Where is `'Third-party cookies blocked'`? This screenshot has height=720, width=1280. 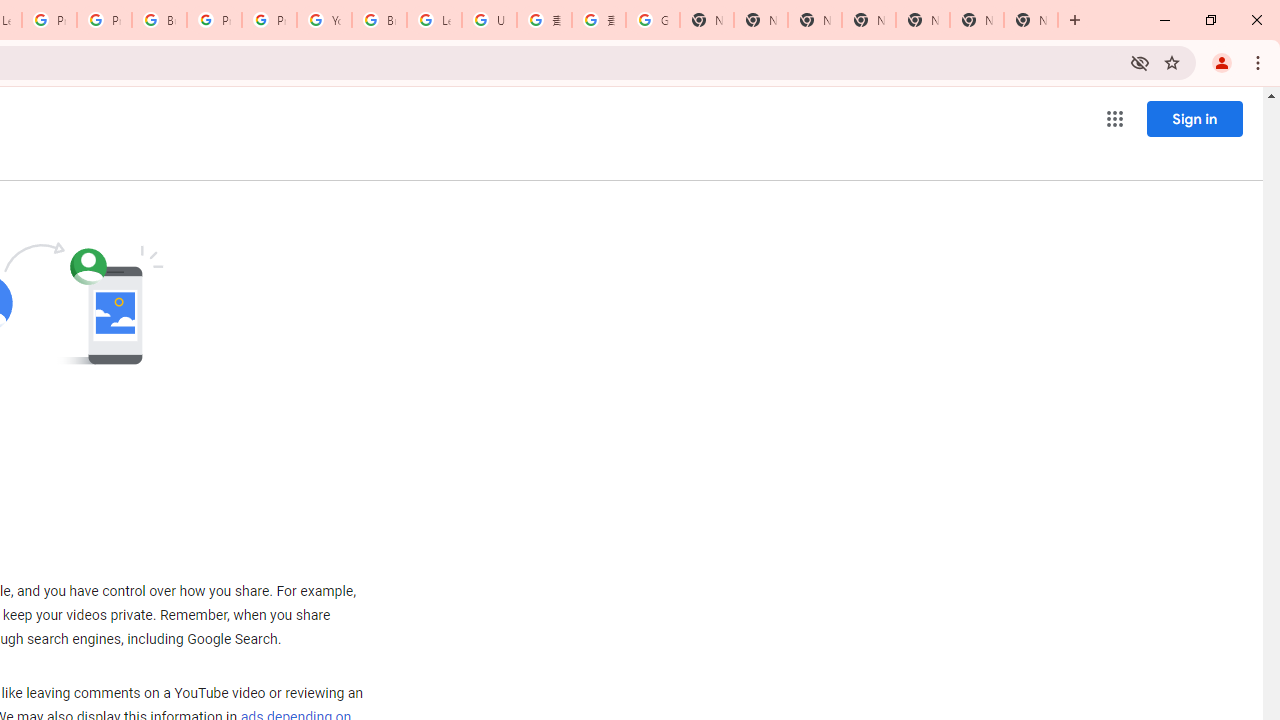 'Third-party cookies blocked' is located at coordinates (1139, 61).